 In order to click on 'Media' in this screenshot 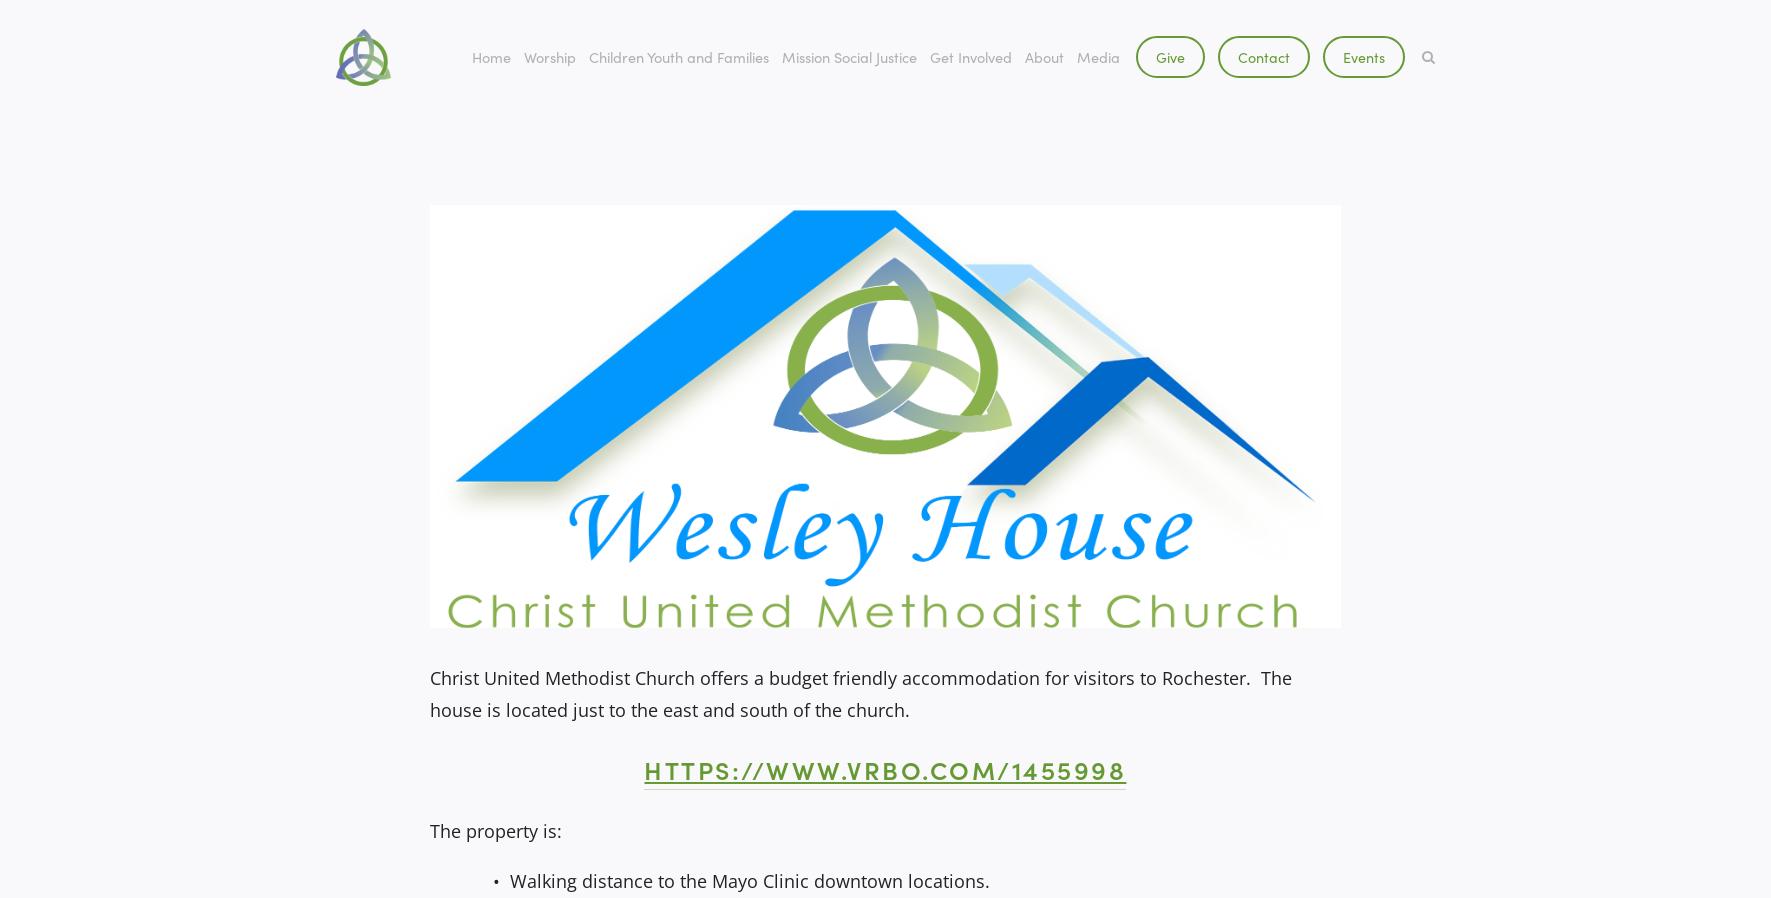, I will do `click(1075, 56)`.